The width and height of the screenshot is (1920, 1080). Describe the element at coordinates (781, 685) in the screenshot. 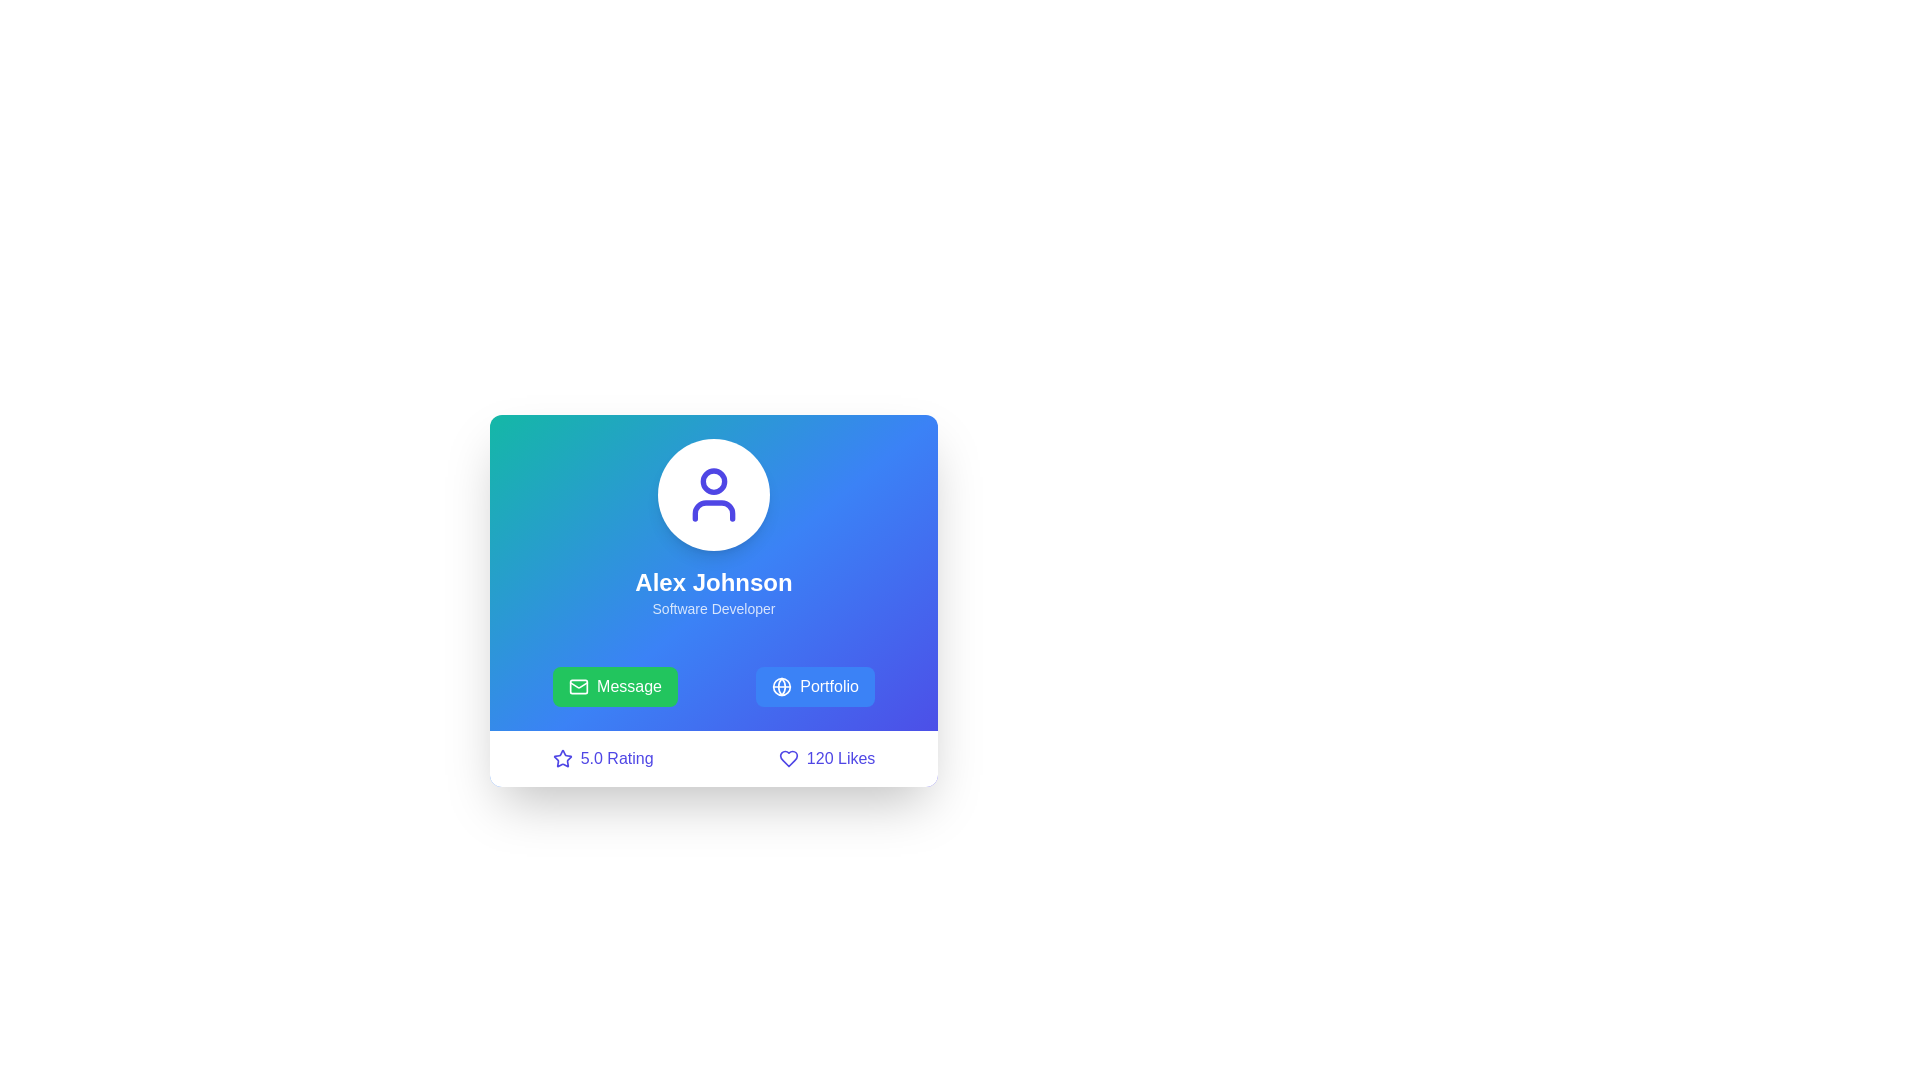

I see `the 'Portfolio' button which contains the globe icon to the left of the text label` at that location.